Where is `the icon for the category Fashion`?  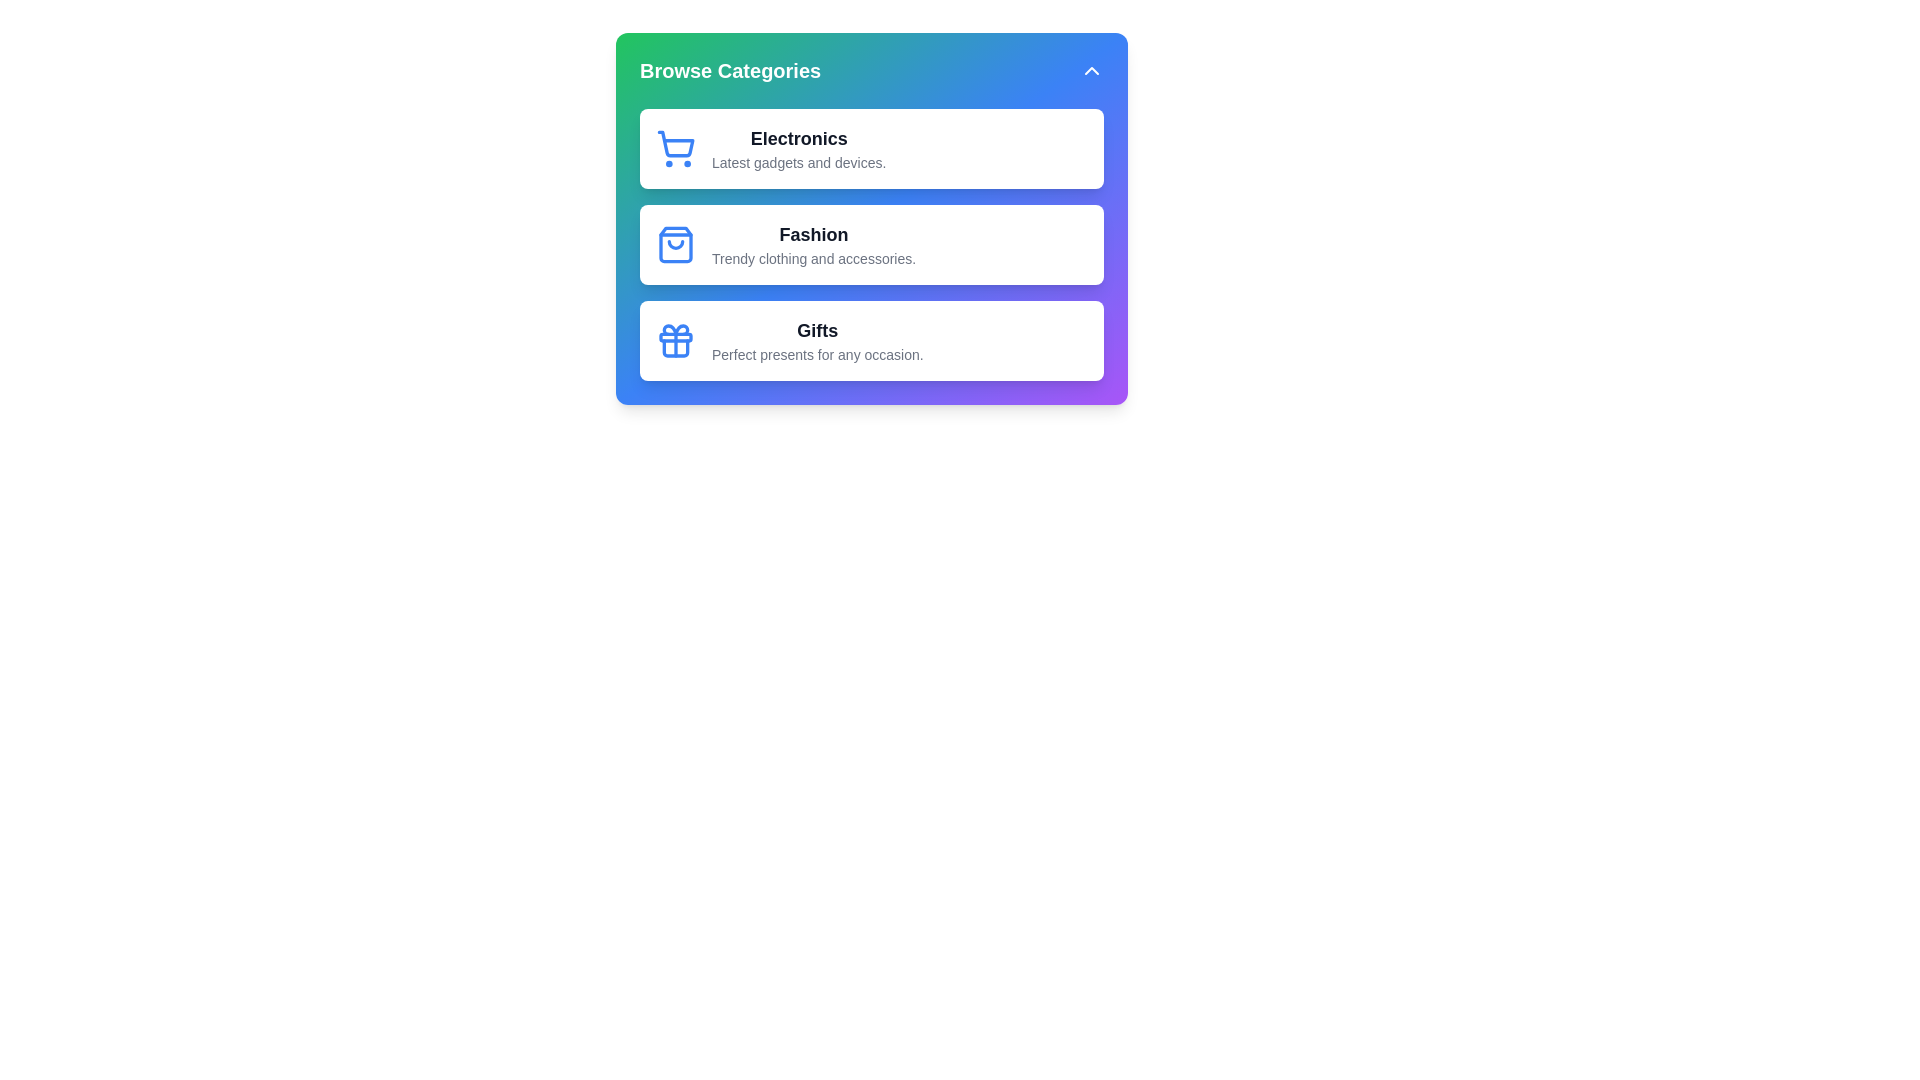
the icon for the category Fashion is located at coordinates (676, 244).